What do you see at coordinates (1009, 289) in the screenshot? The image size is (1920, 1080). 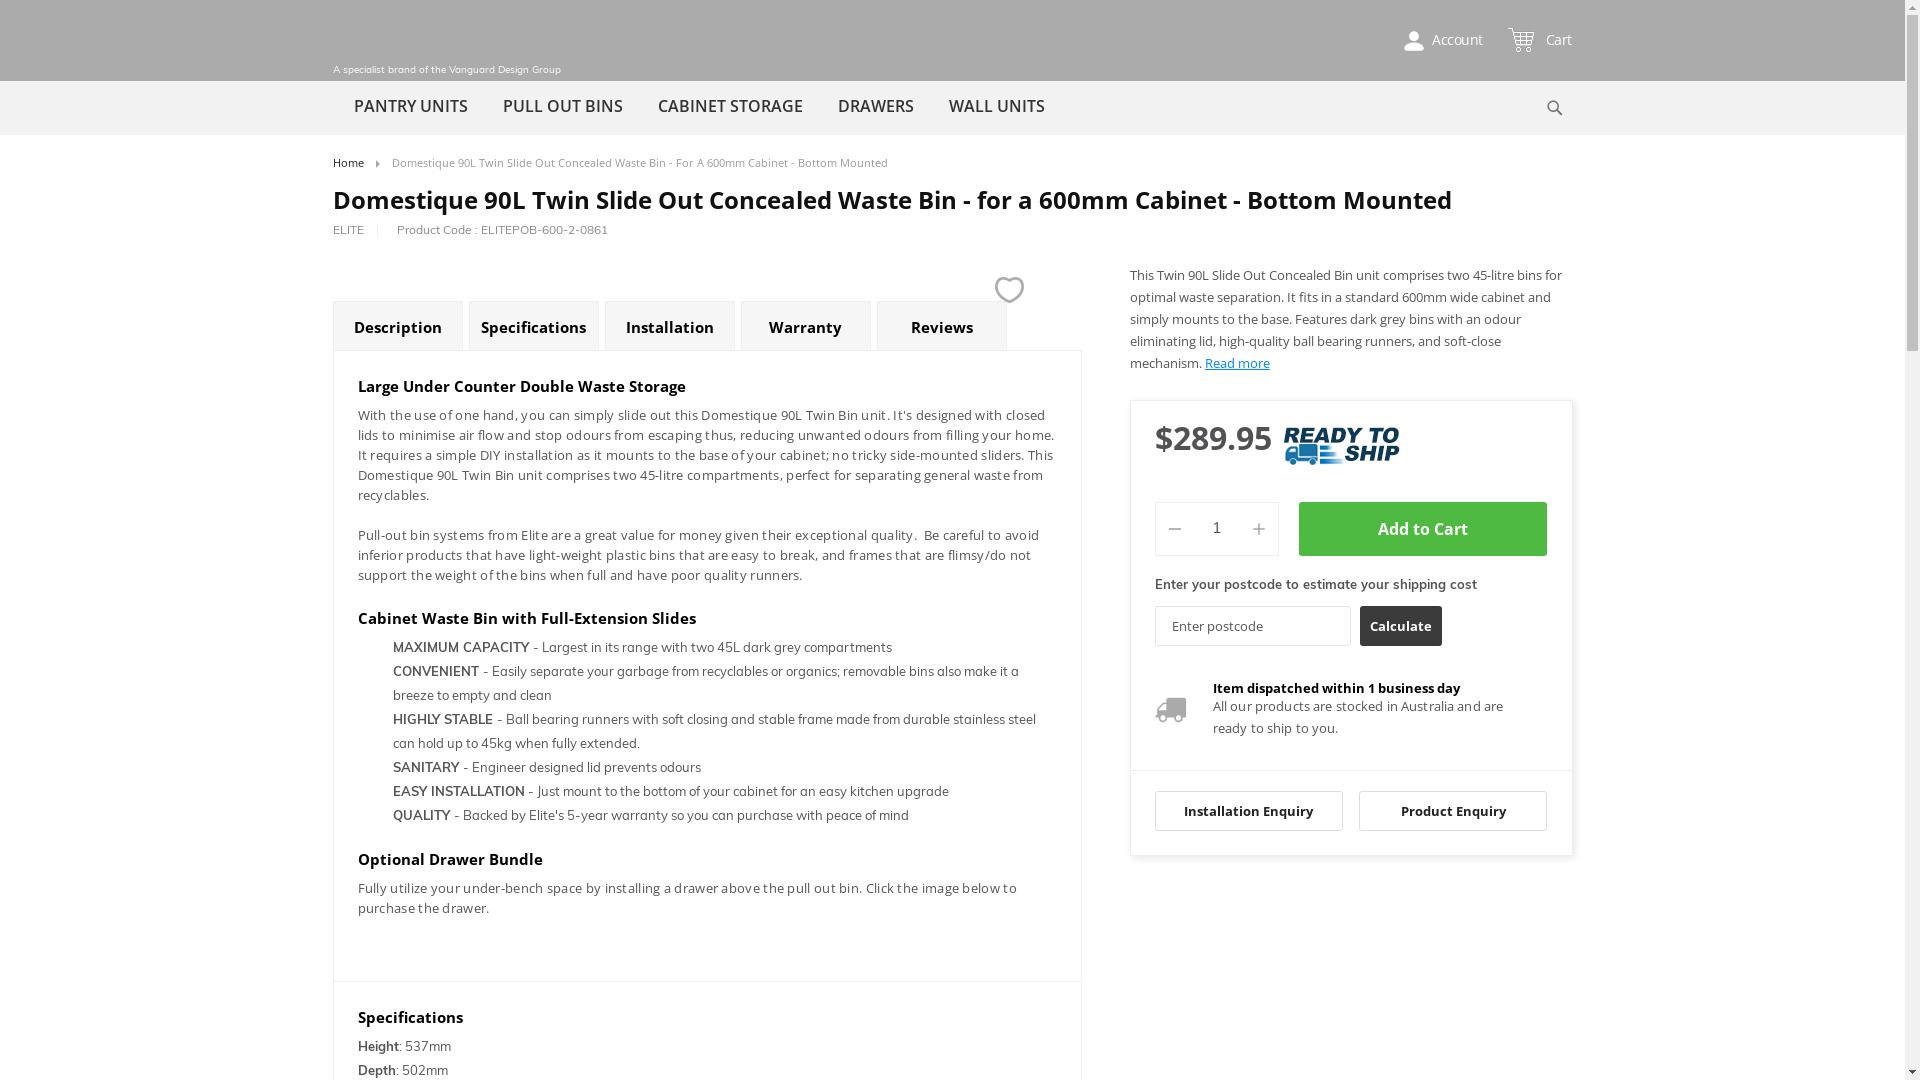 I see `'Favourite Favourite'` at bounding box center [1009, 289].